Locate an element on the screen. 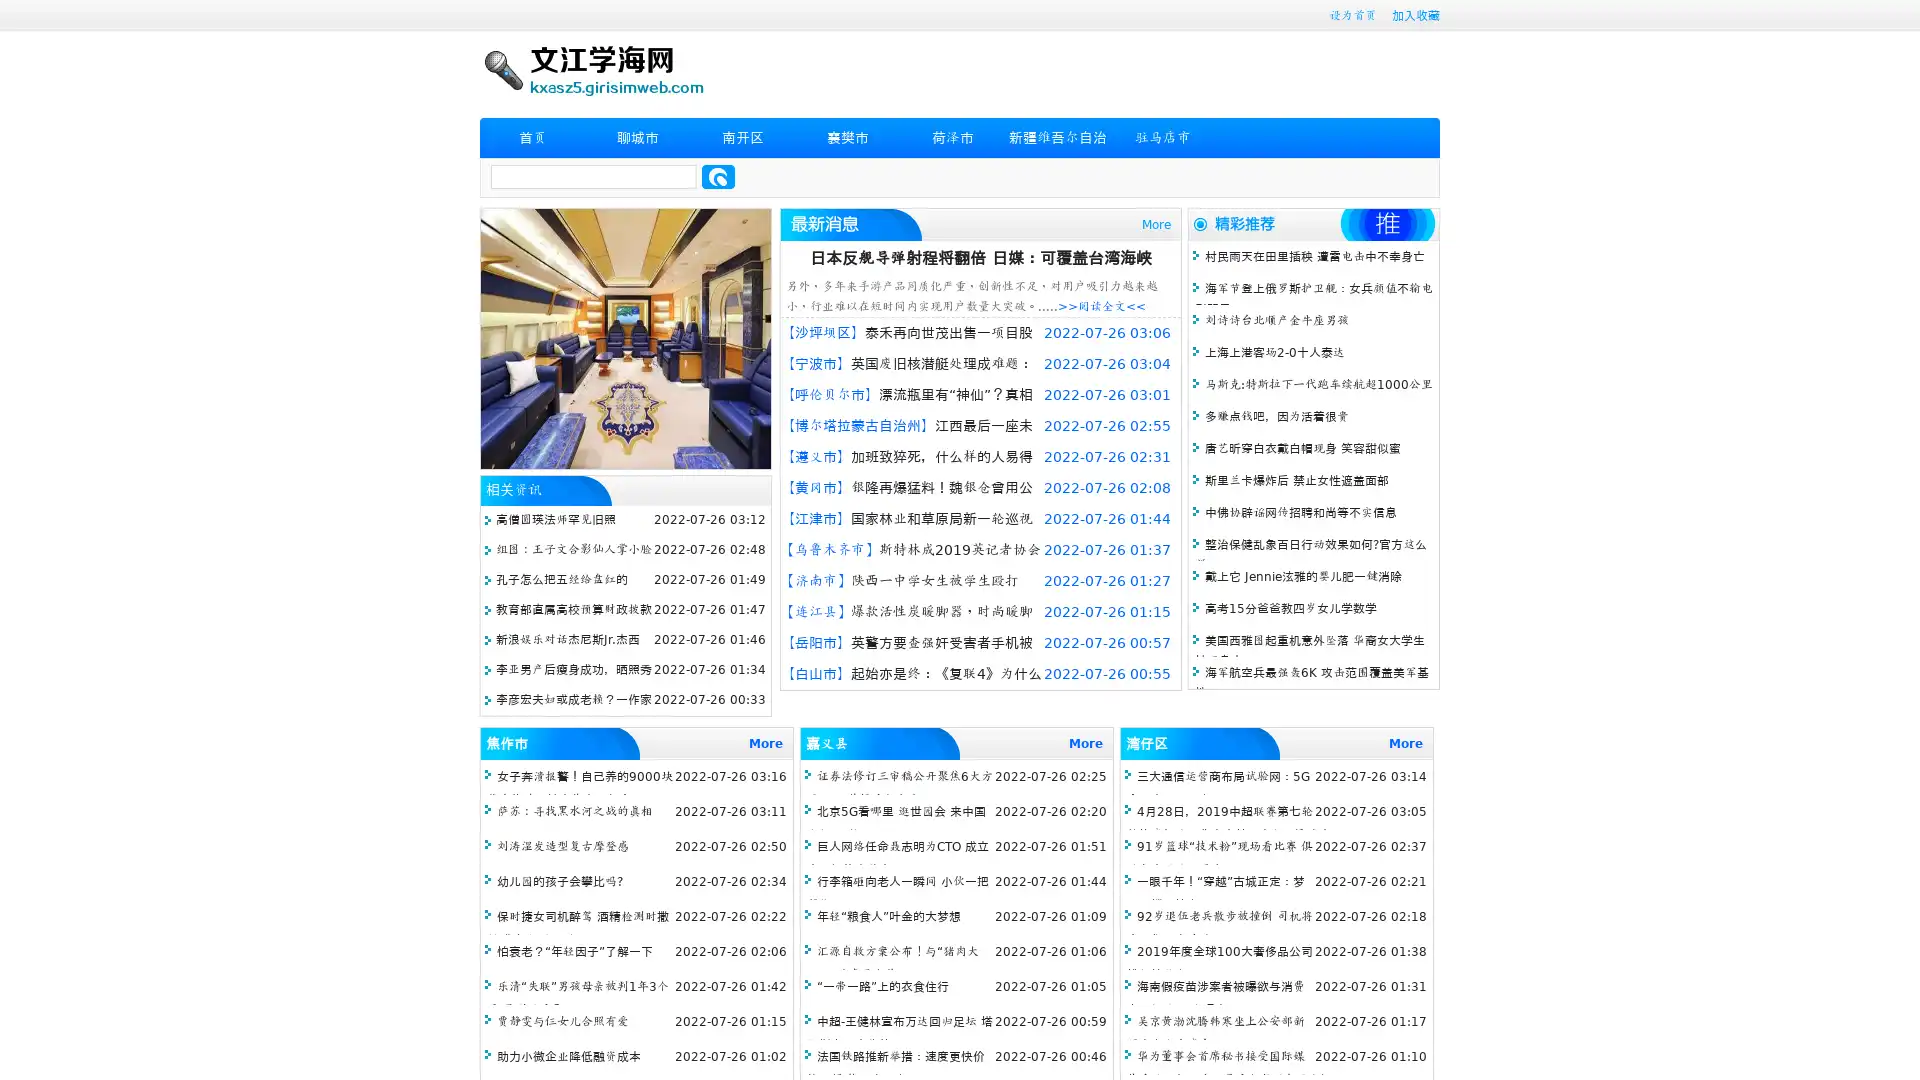 Image resolution: width=1920 pixels, height=1080 pixels. Search is located at coordinates (718, 176).